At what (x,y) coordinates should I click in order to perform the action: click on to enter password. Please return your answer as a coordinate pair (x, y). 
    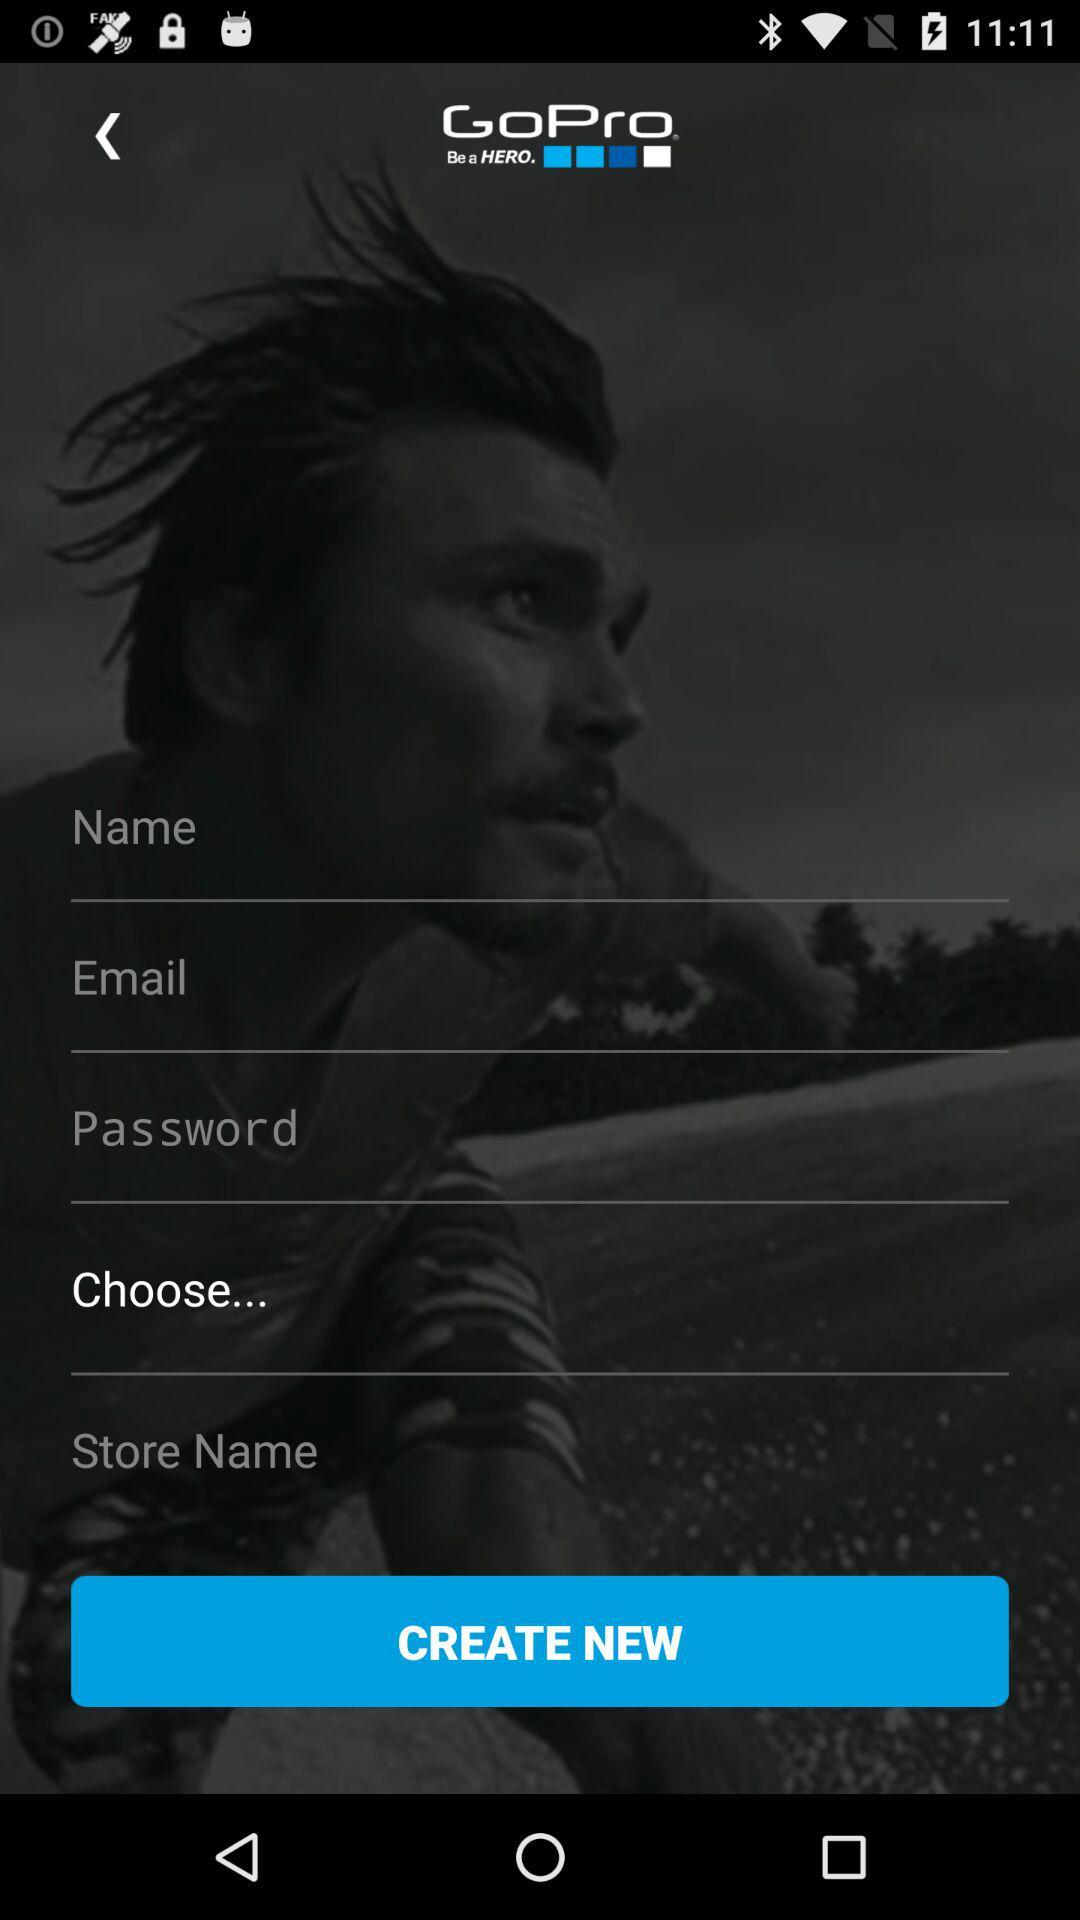
    Looking at the image, I should click on (540, 1126).